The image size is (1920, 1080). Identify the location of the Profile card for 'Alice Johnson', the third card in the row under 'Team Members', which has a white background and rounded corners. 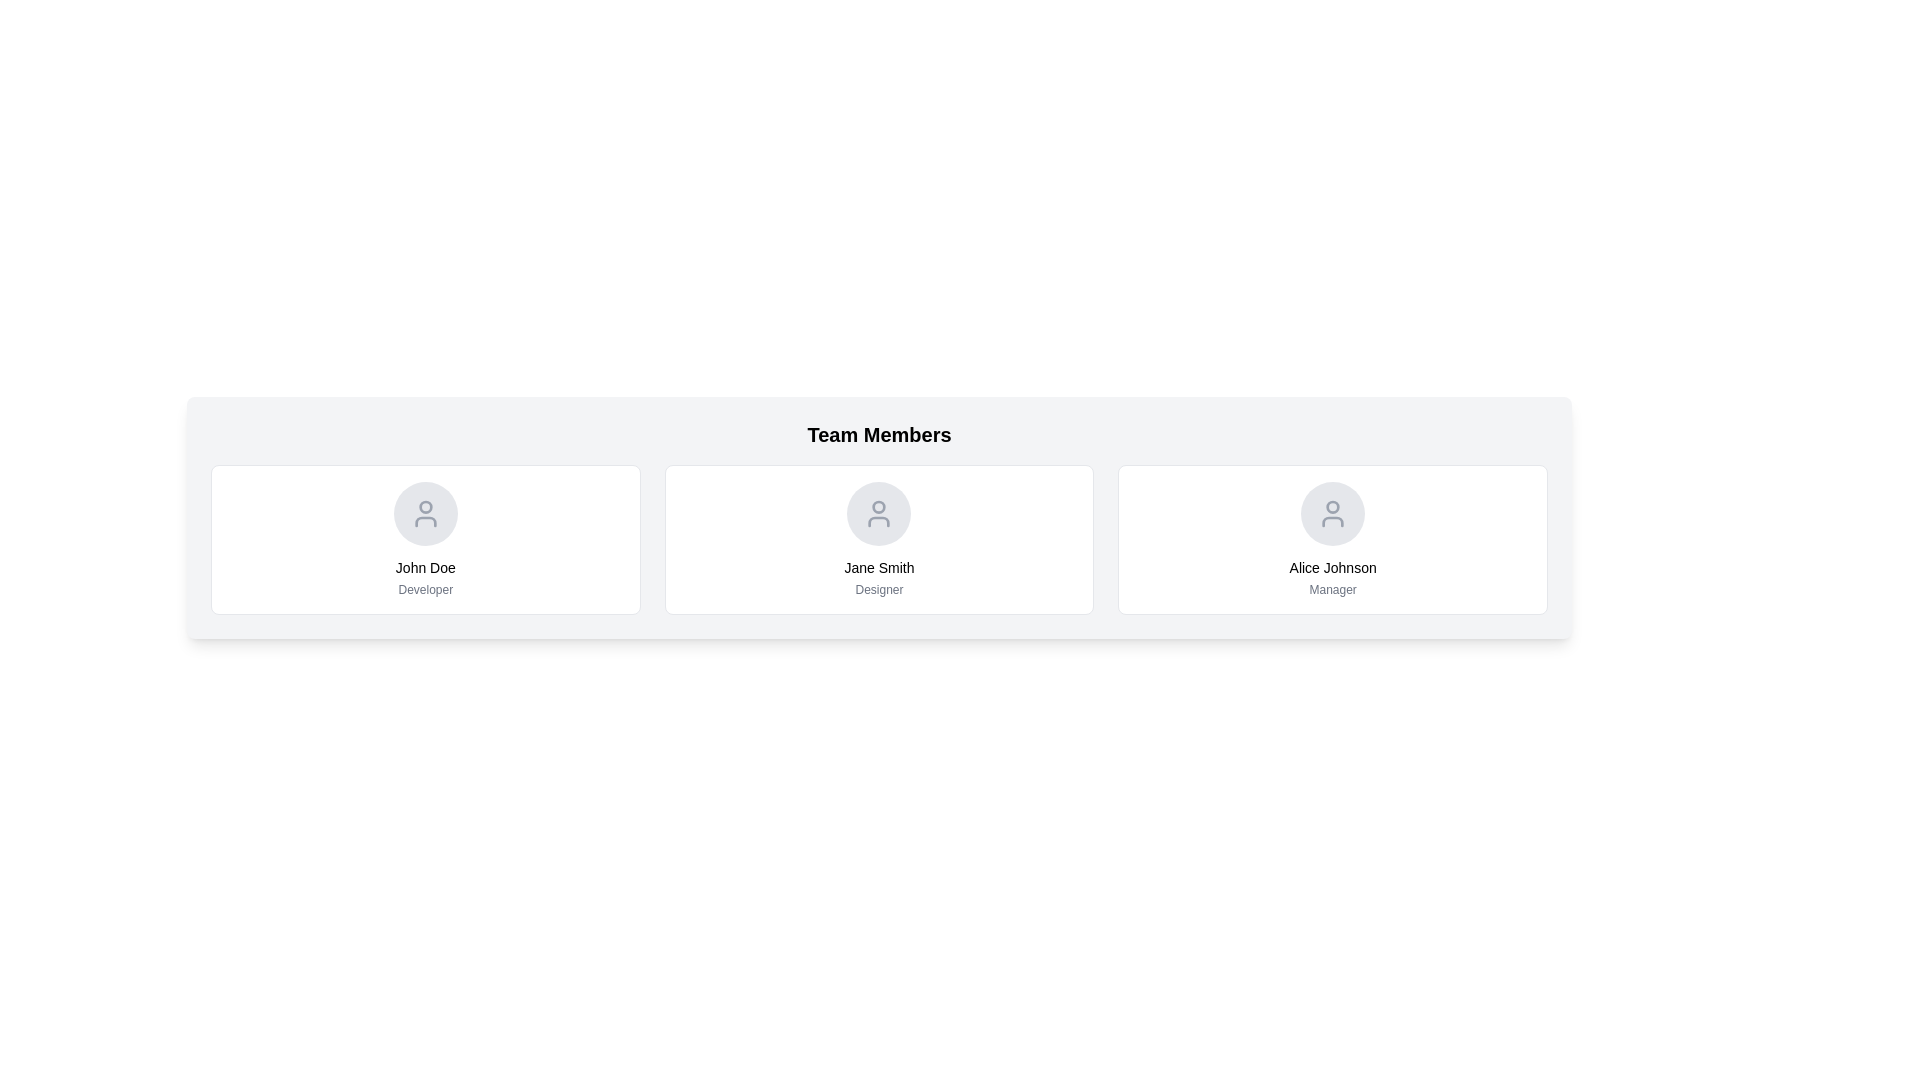
(1333, 540).